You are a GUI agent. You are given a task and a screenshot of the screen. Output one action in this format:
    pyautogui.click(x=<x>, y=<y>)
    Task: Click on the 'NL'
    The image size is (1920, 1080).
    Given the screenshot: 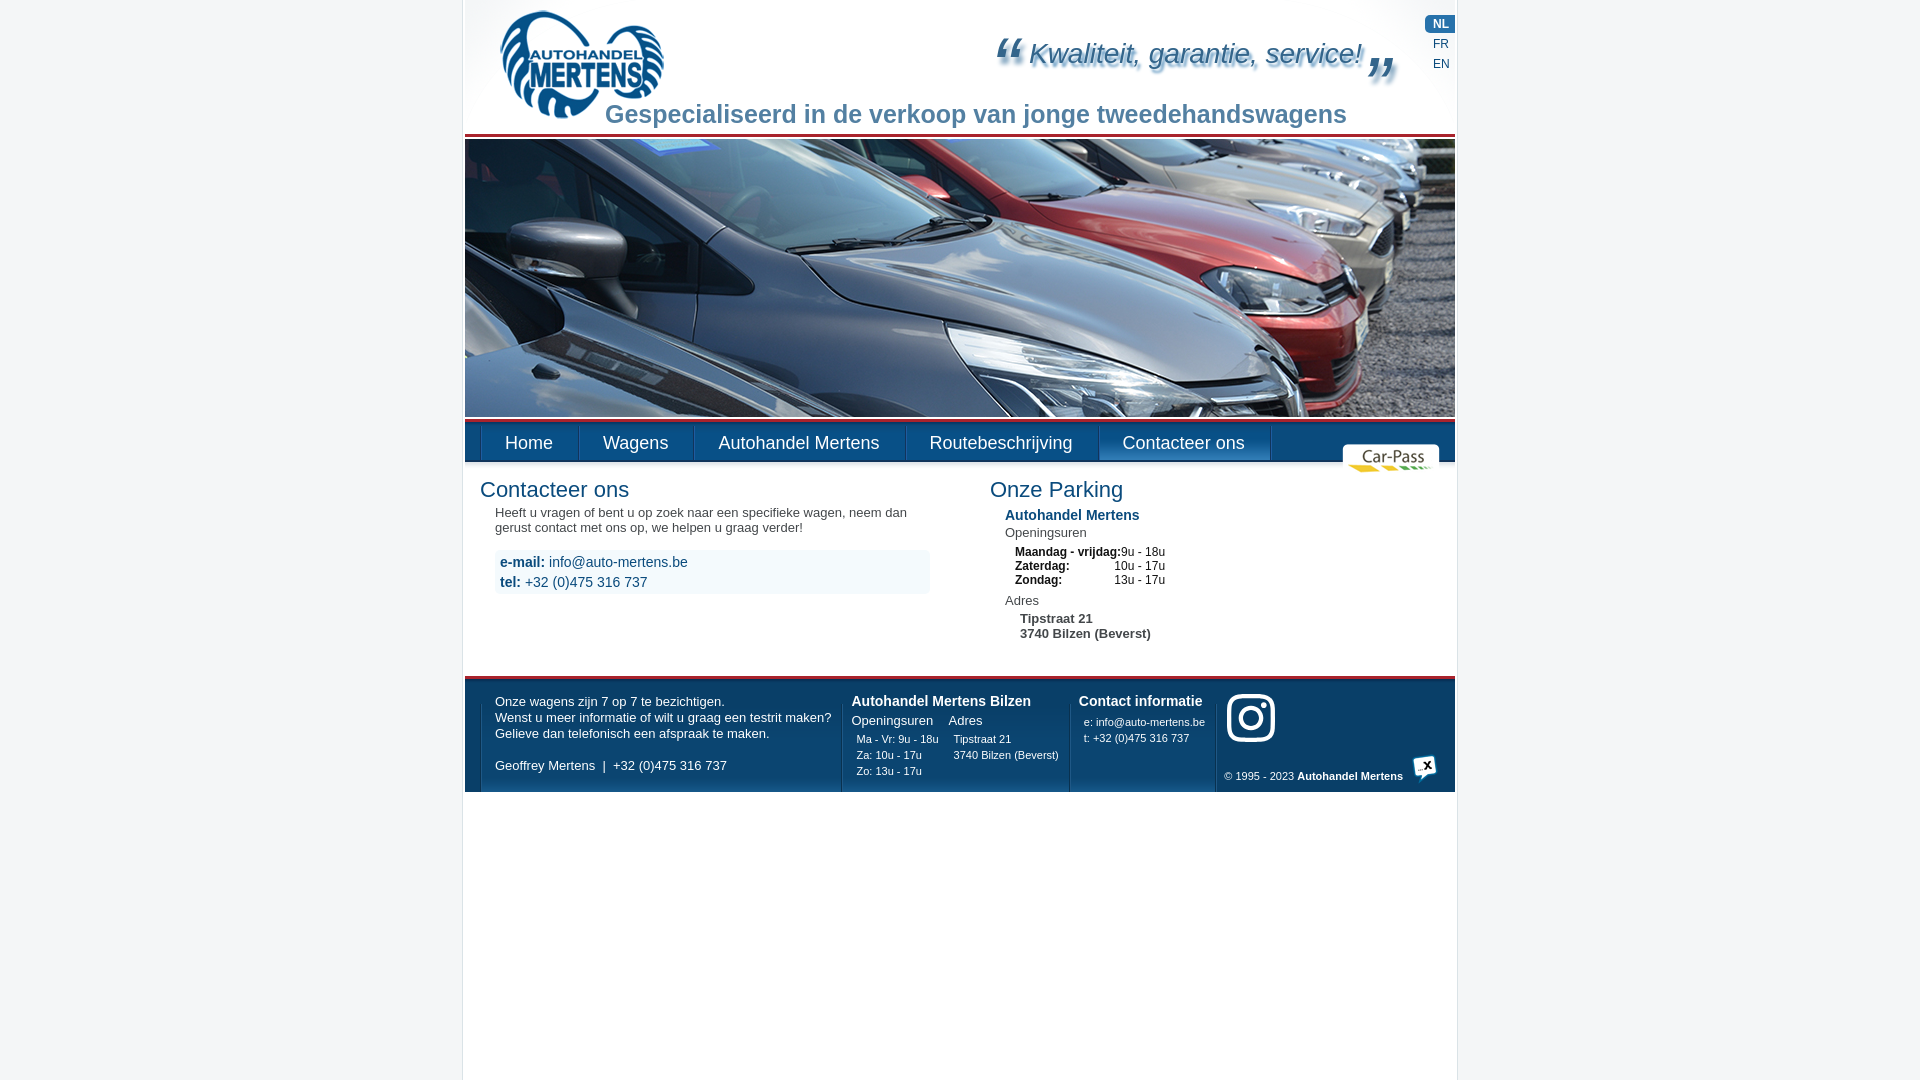 What is the action you would take?
    pyautogui.click(x=1440, y=23)
    